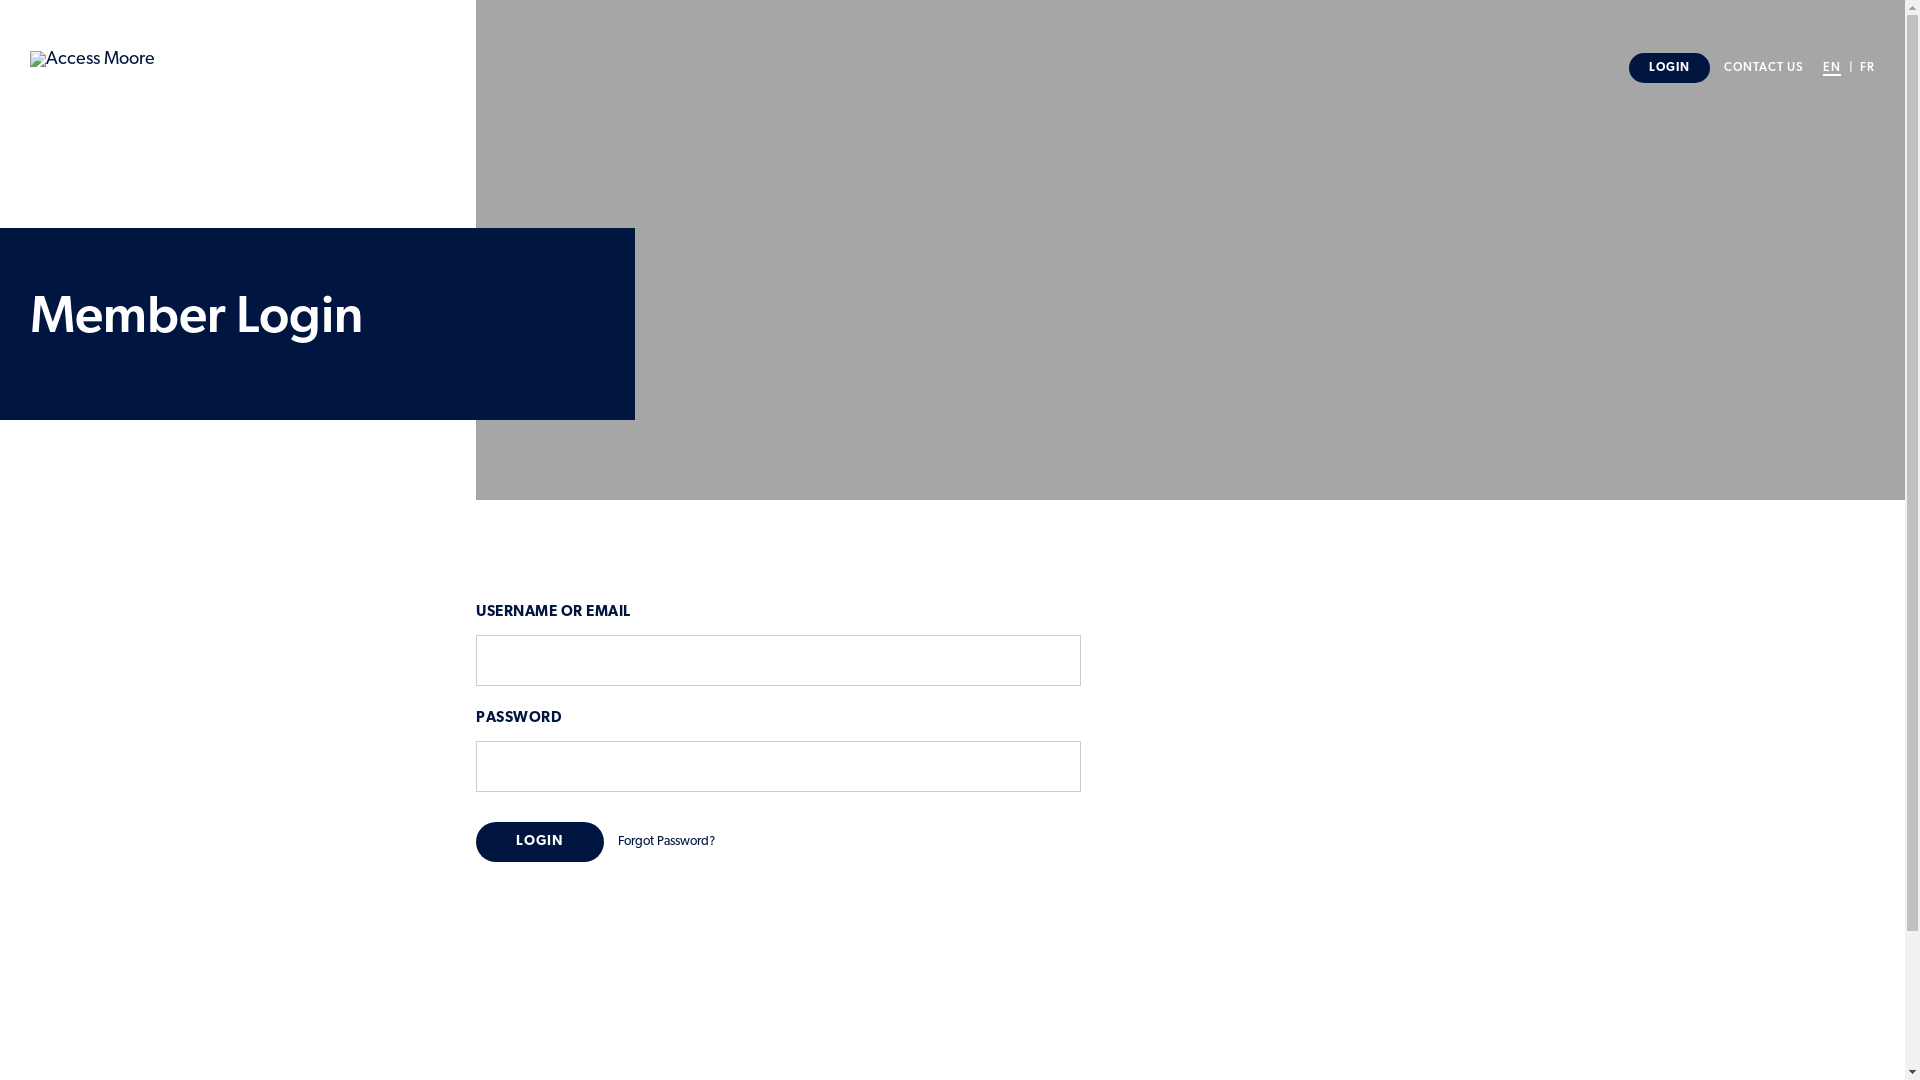 The image size is (1920, 1080). What do you see at coordinates (1832, 68) in the screenshot?
I see `'EN'` at bounding box center [1832, 68].